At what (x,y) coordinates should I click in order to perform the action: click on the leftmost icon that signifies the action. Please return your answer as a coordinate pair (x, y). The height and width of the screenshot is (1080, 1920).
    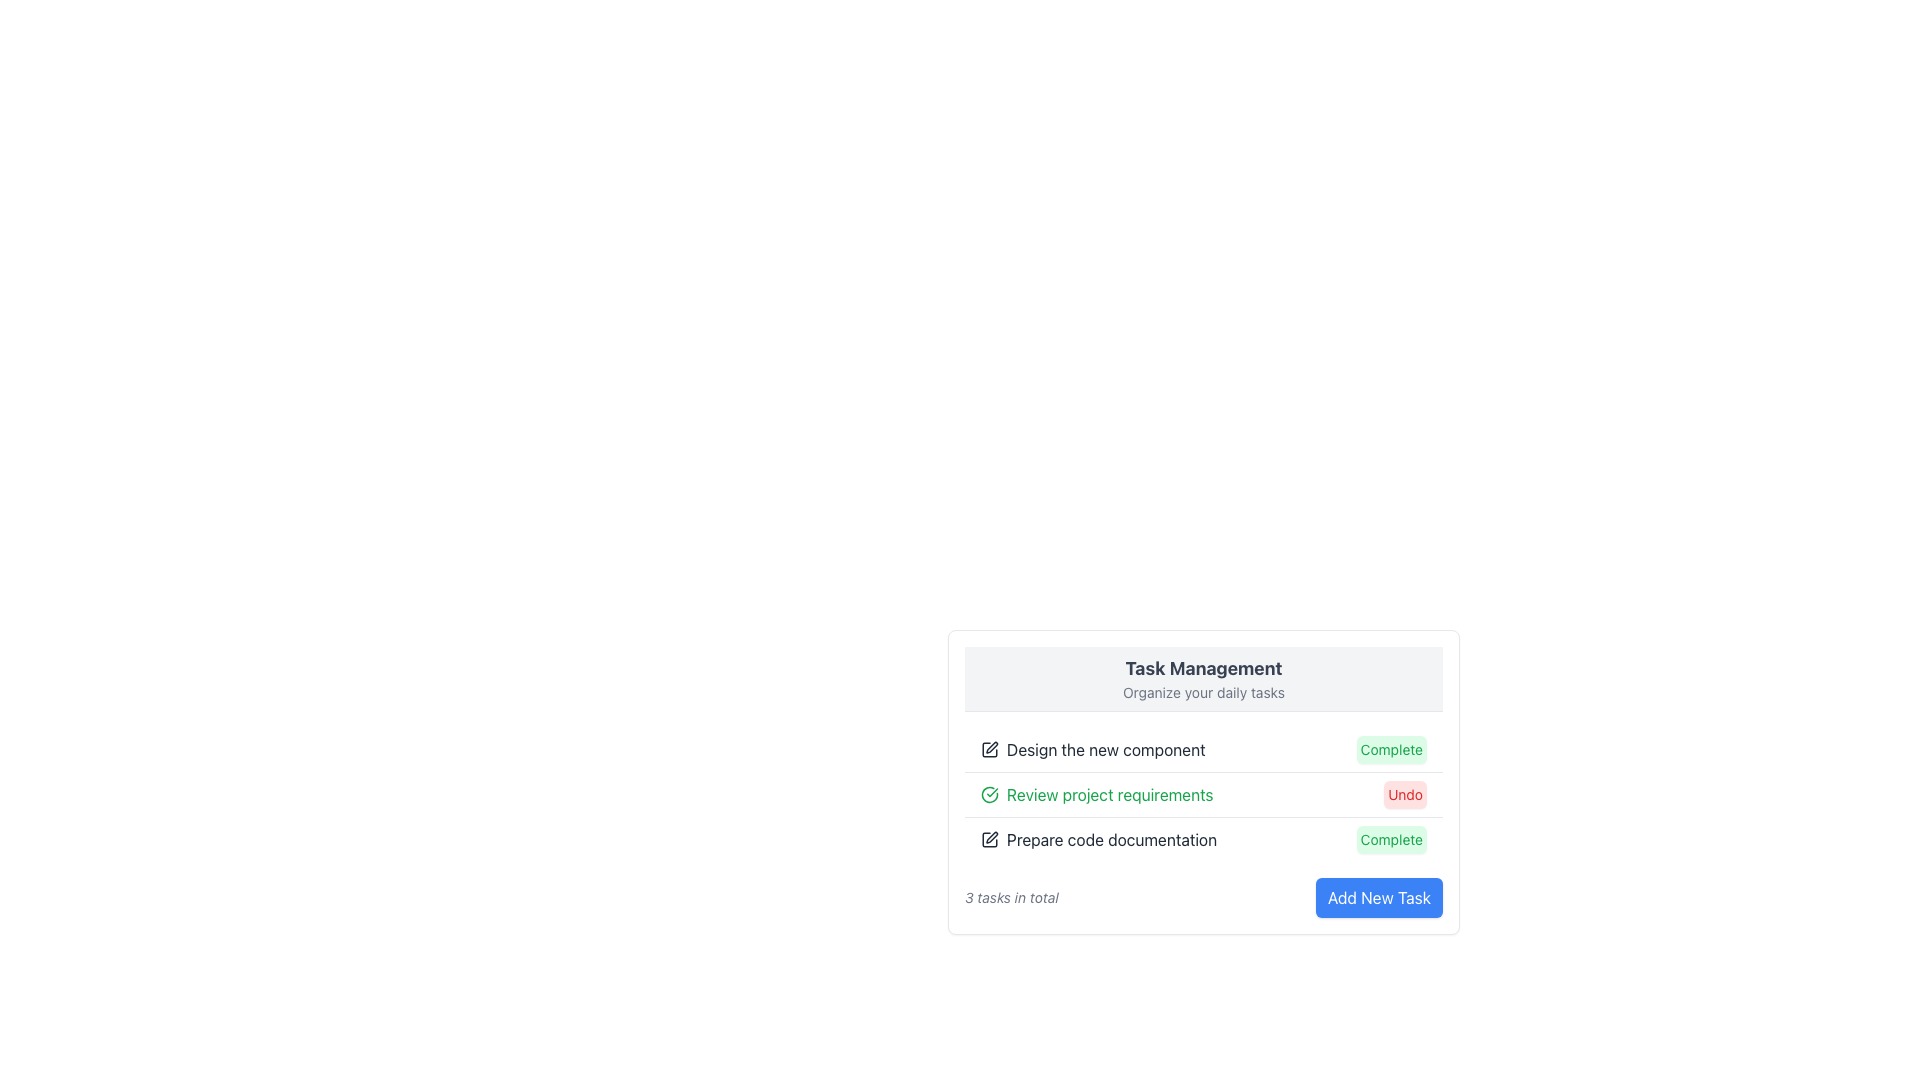
    Looking at the image, I should click on (989, 749).